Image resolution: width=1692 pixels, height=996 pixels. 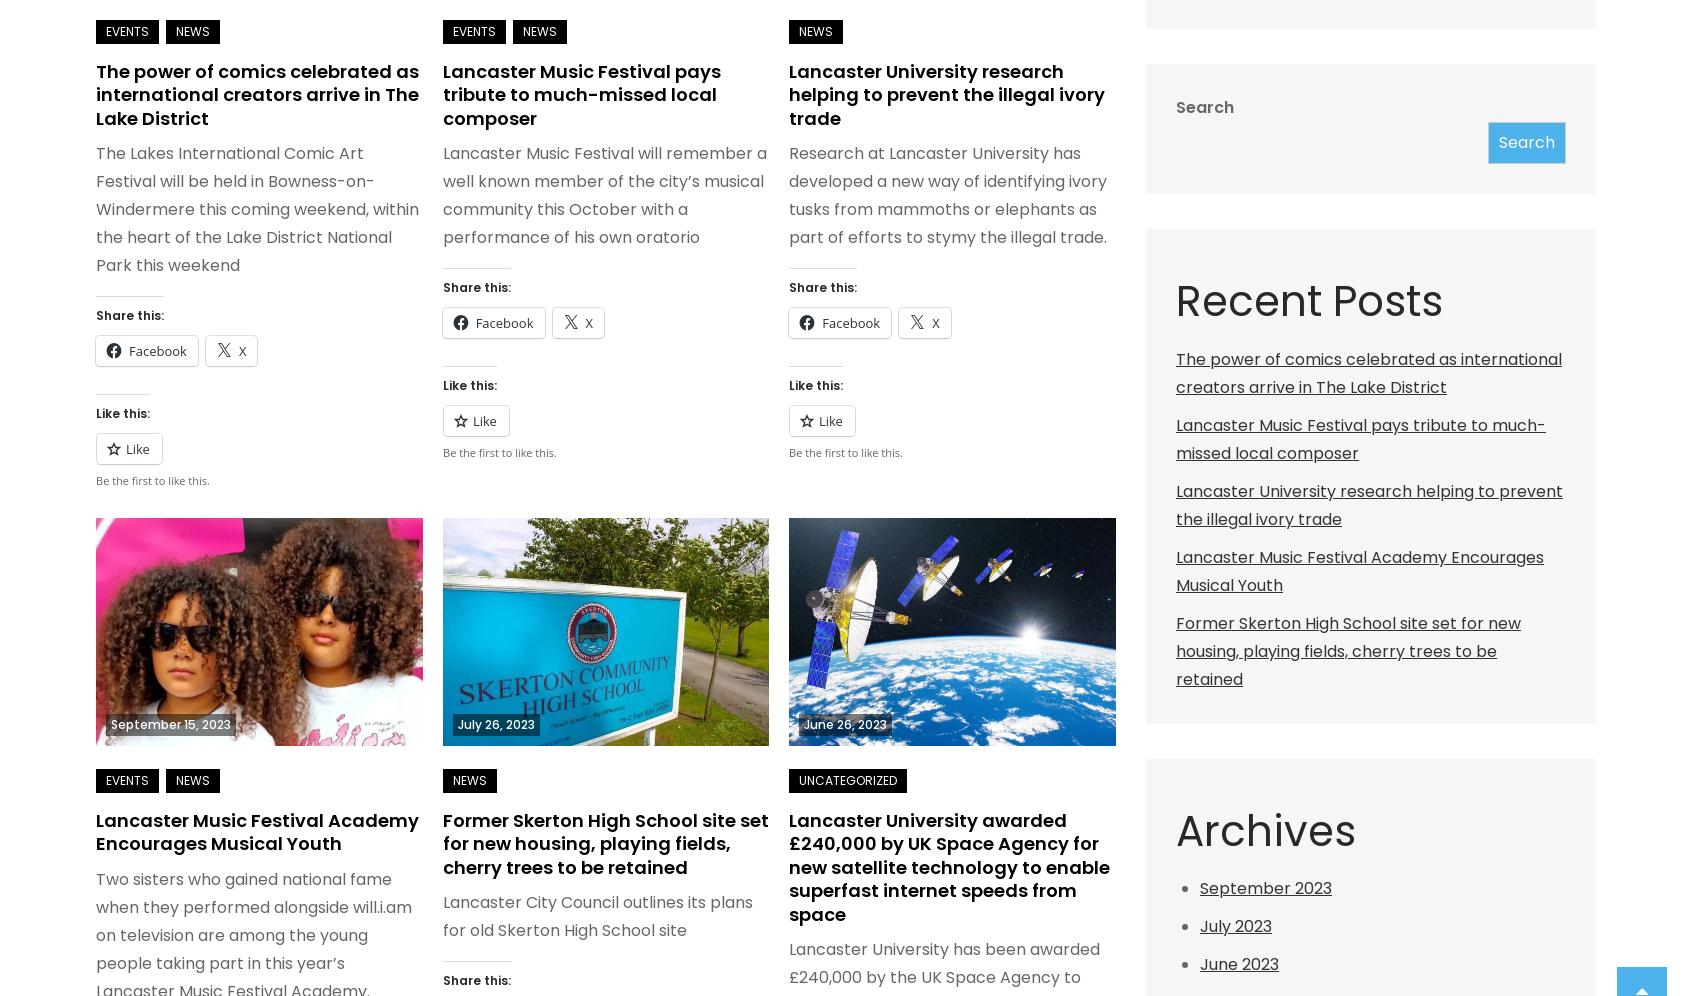 I want to click on 'Uncategorized', so click(x=847, y=779).